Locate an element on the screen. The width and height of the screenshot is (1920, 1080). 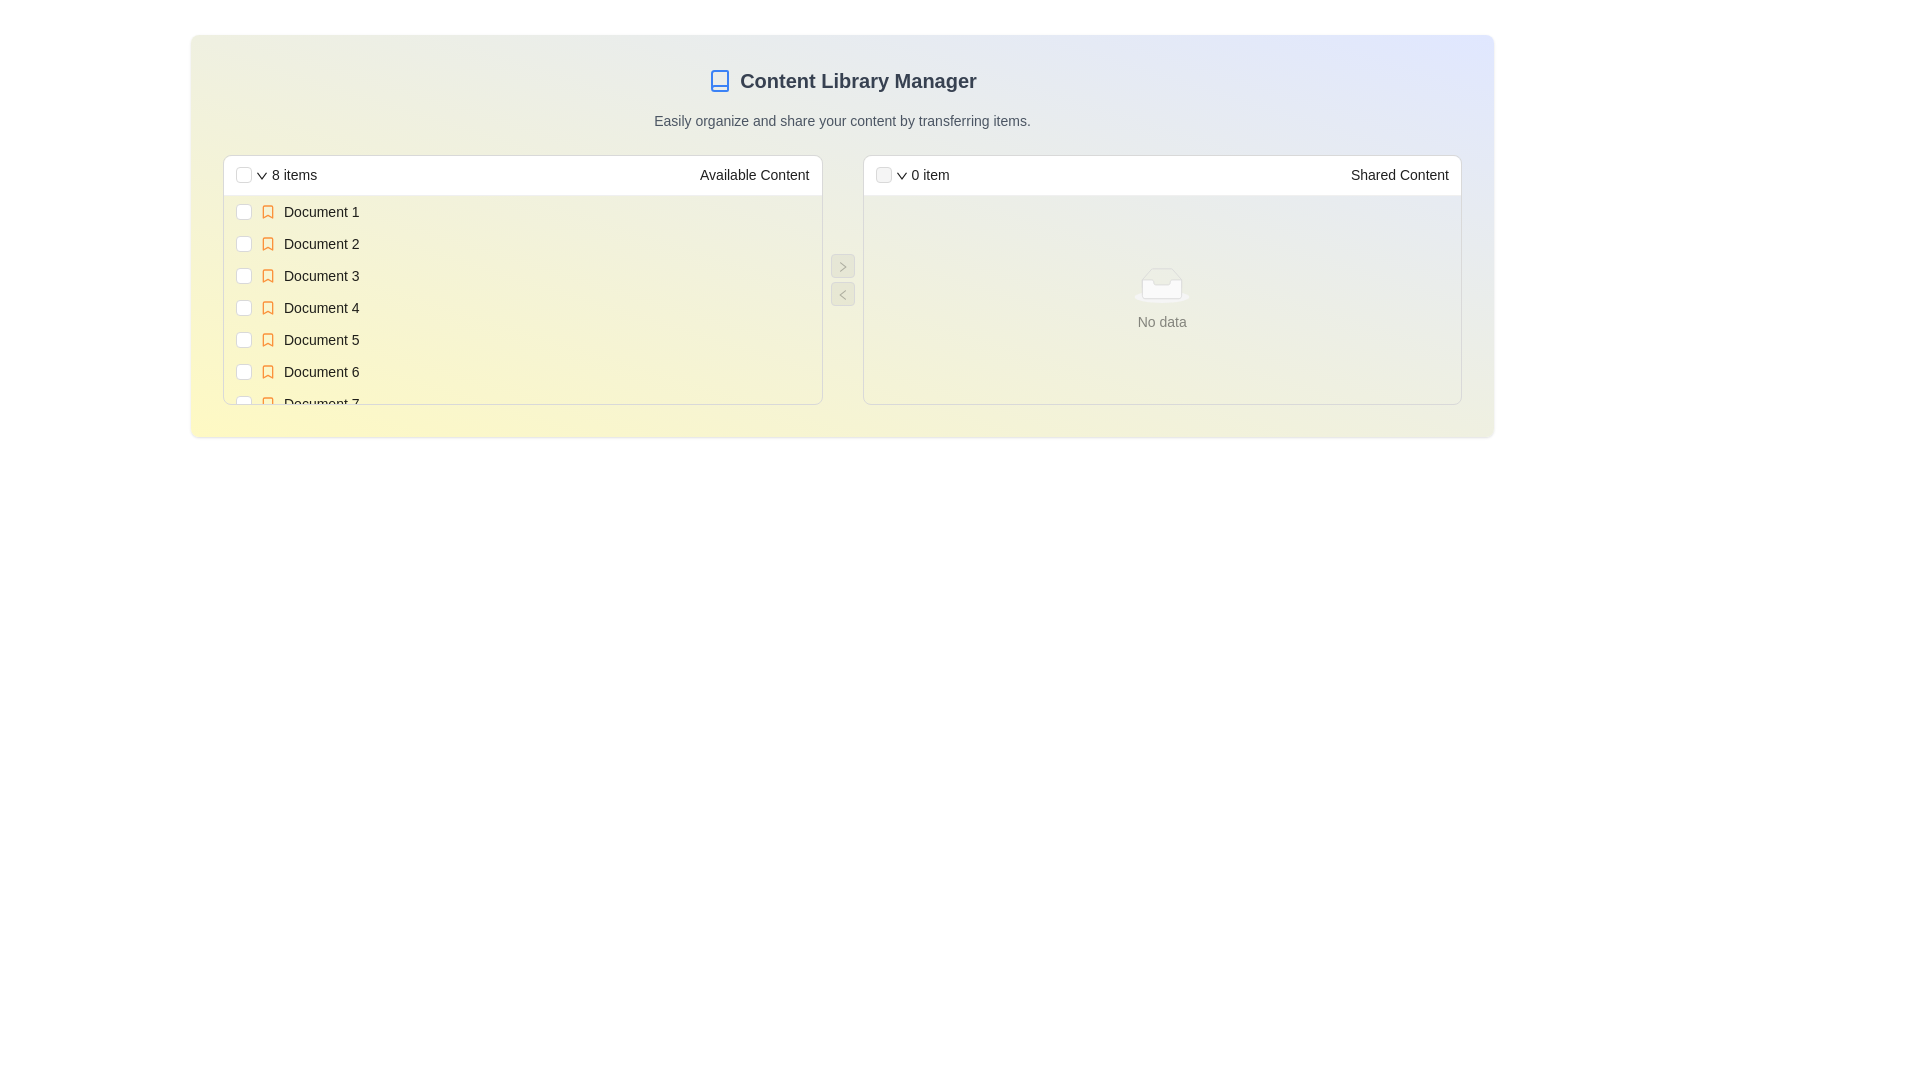
the 'Document 4' text item with the orange bookmark icon from its position in the 'Available Content' section is located at coordinates (534, 308).